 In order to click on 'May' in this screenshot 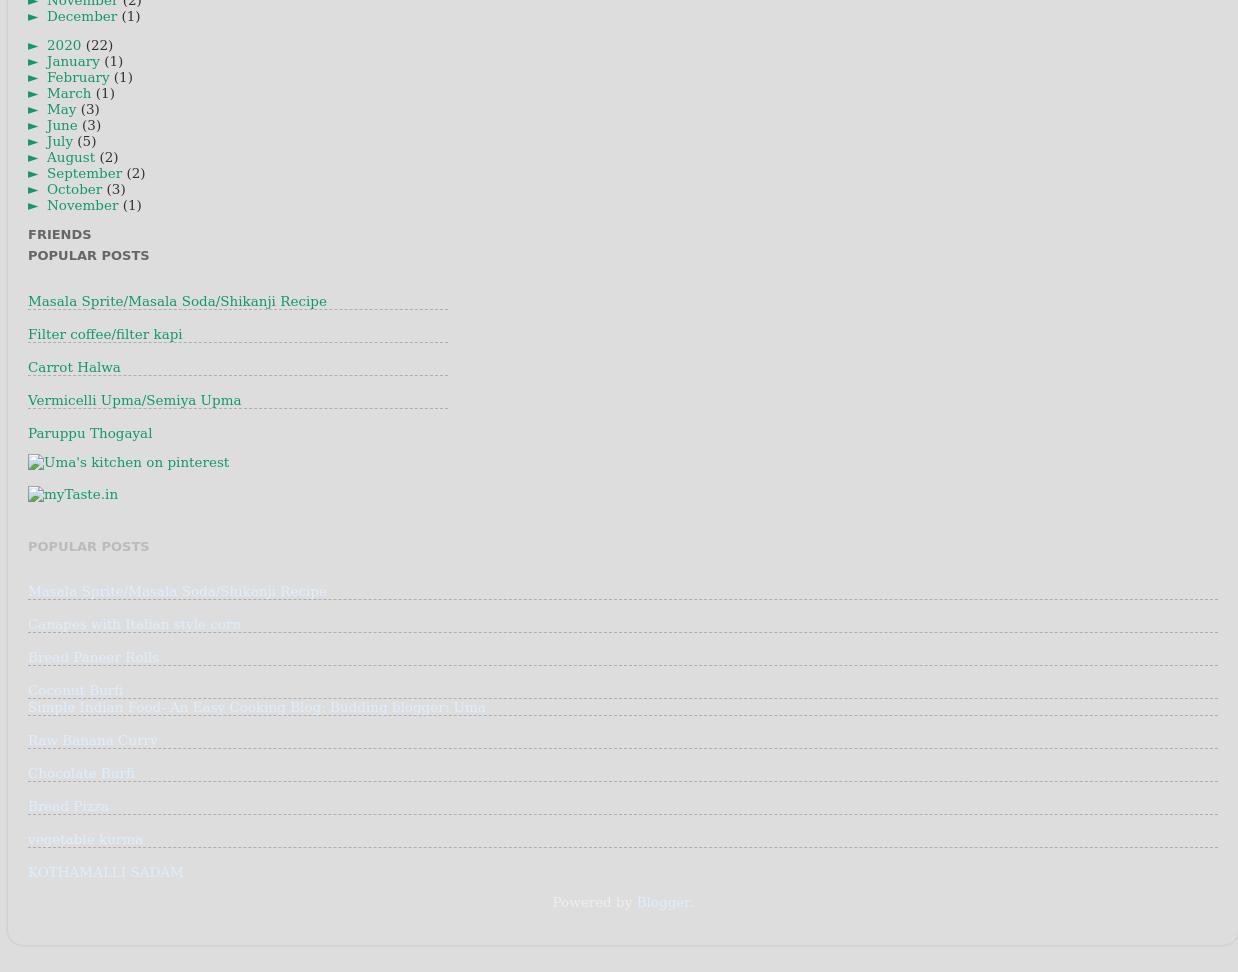, I will do `click(62, 107)`.